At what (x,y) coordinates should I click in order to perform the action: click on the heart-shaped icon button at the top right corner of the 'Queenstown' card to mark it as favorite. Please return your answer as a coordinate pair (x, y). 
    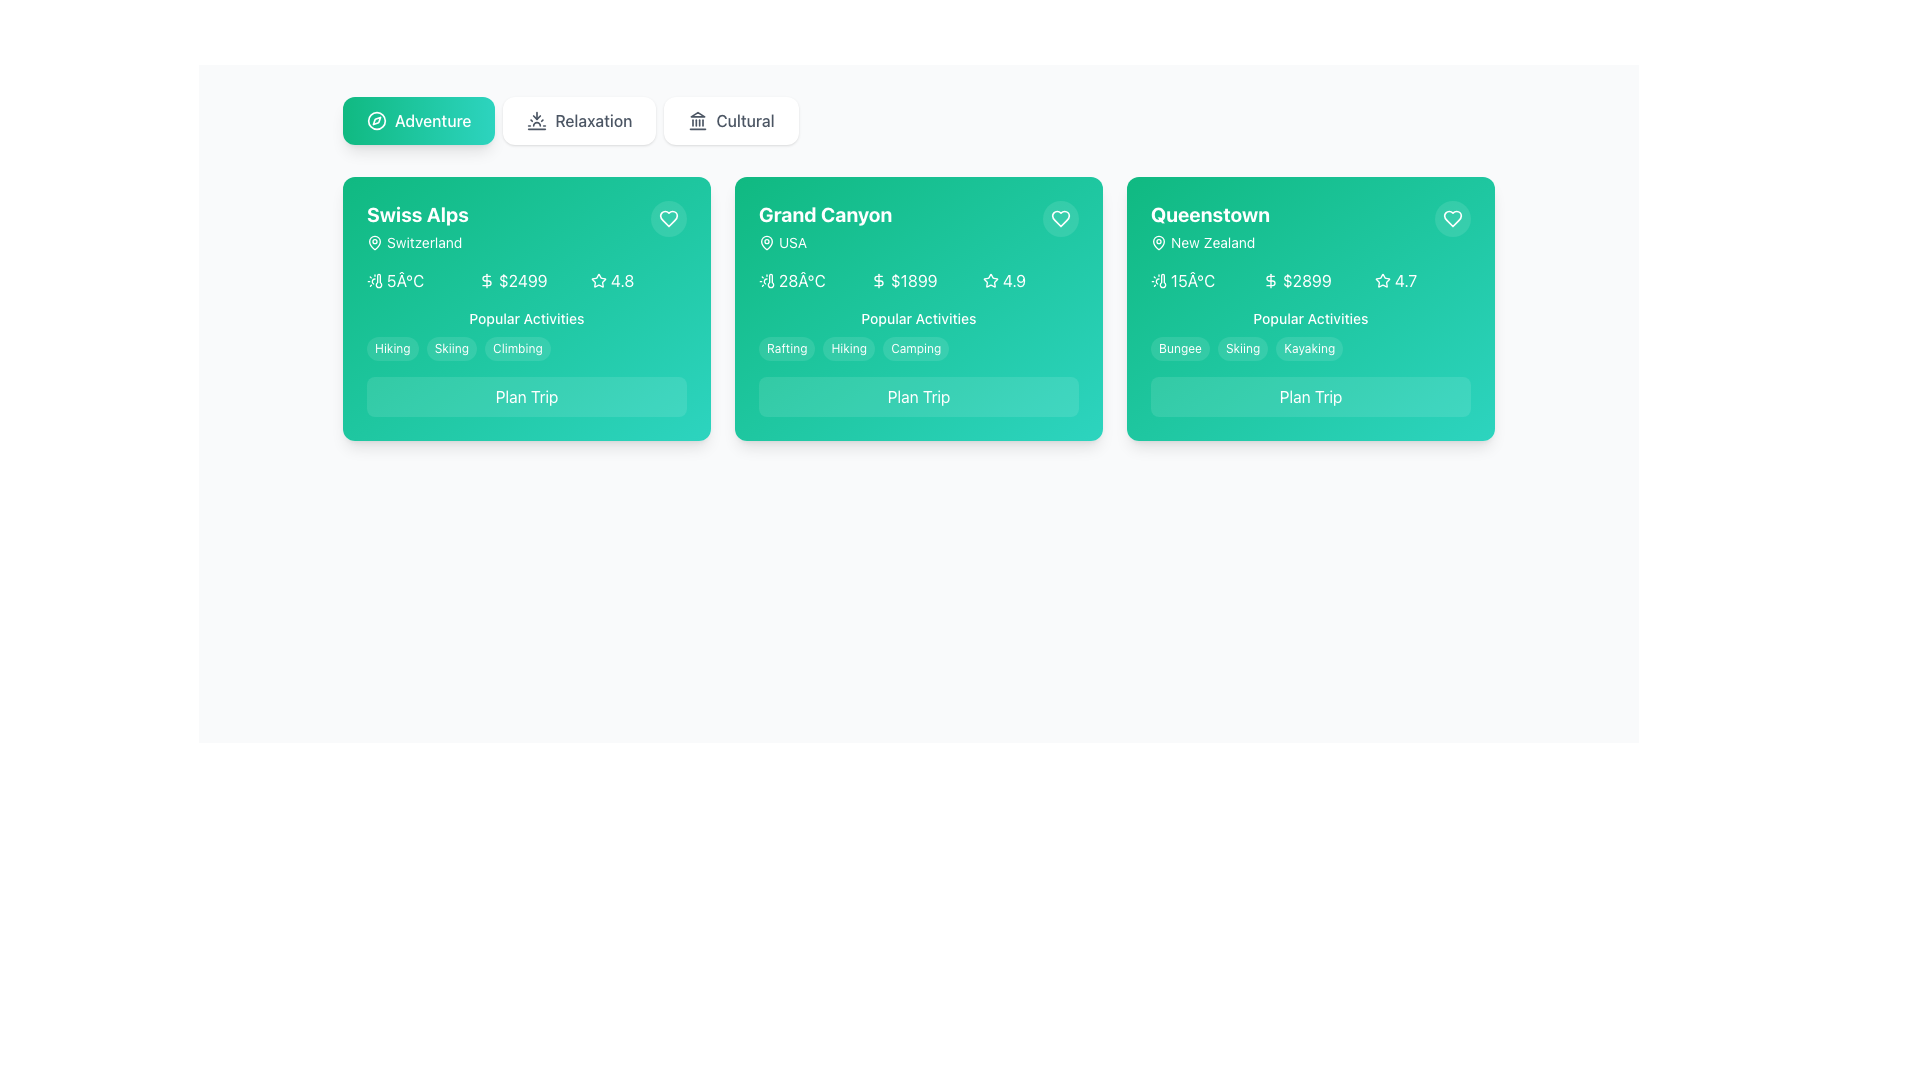
    Looking at the image, I should click on (1059, 219).